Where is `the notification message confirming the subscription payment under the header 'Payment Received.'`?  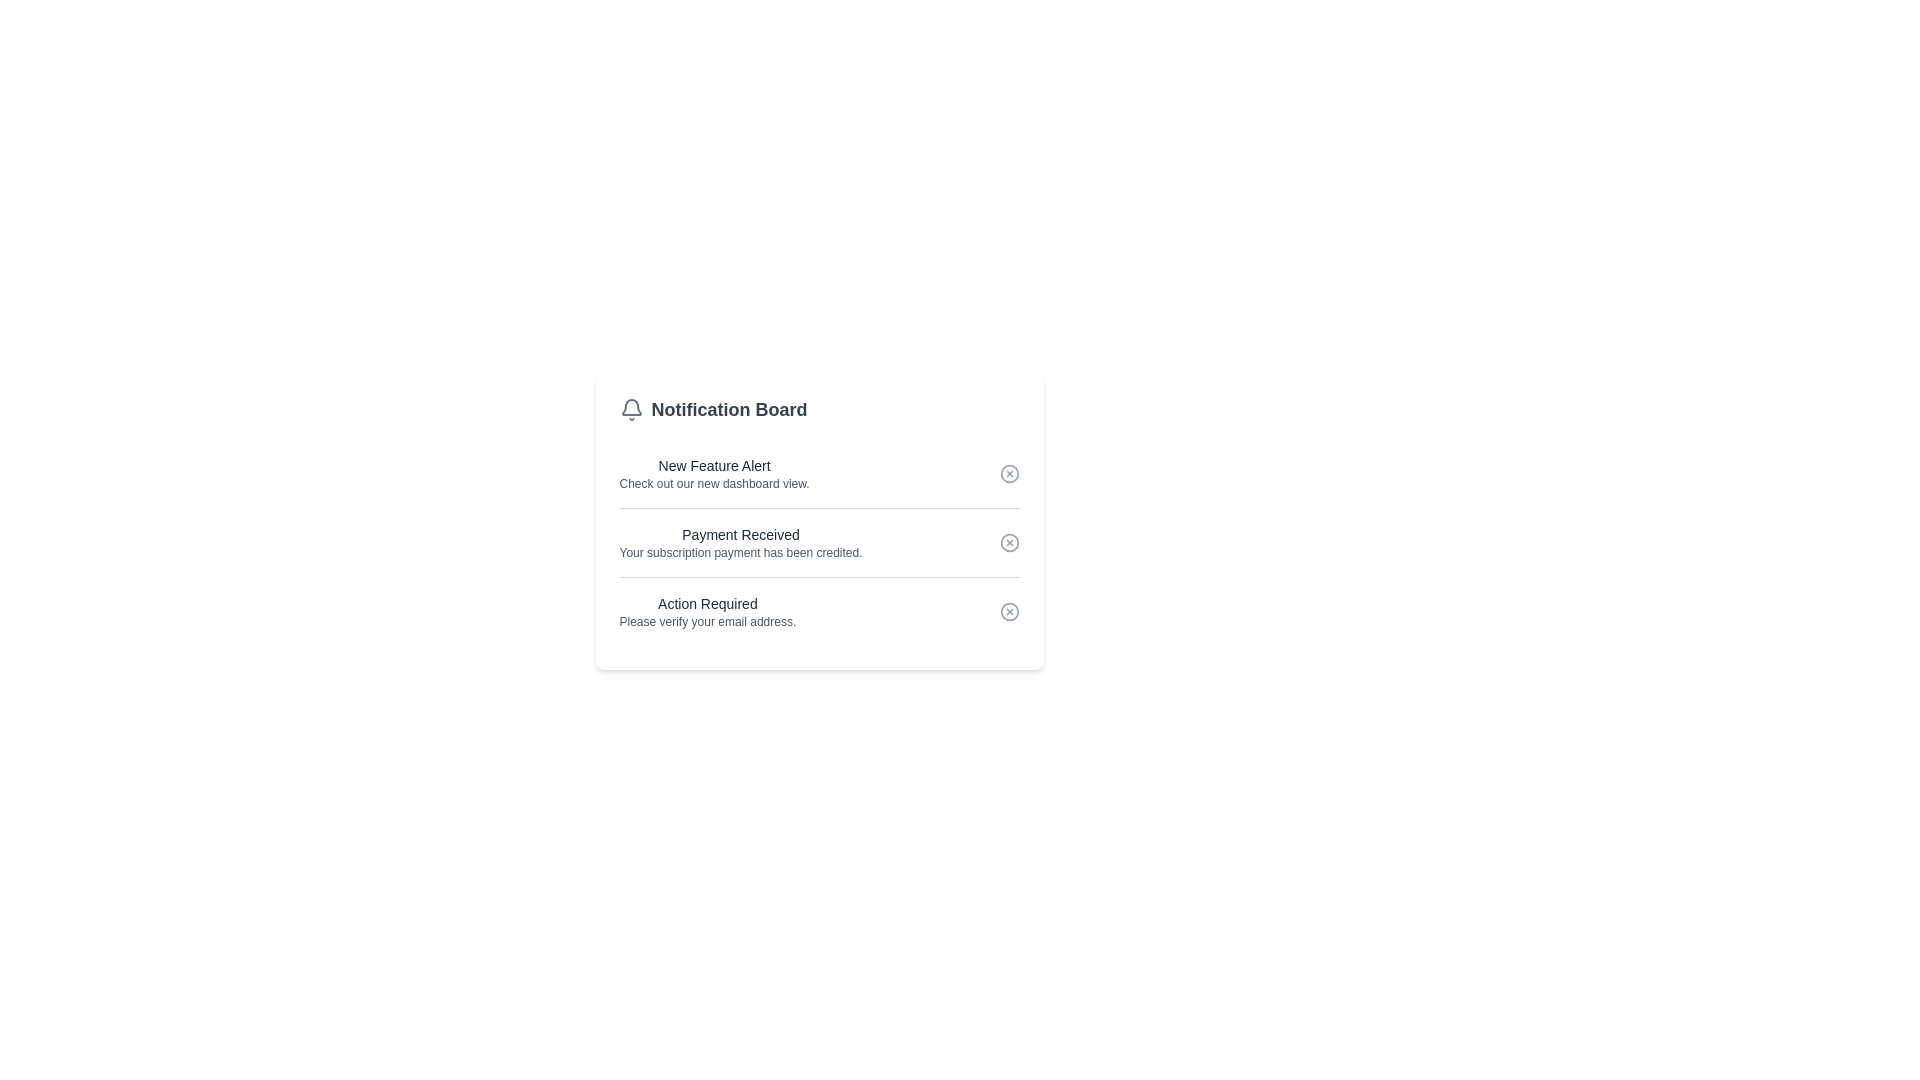
the notification message confirming the subscription payment under the header 'Payment Received.' is located at coordinates (739, 552).